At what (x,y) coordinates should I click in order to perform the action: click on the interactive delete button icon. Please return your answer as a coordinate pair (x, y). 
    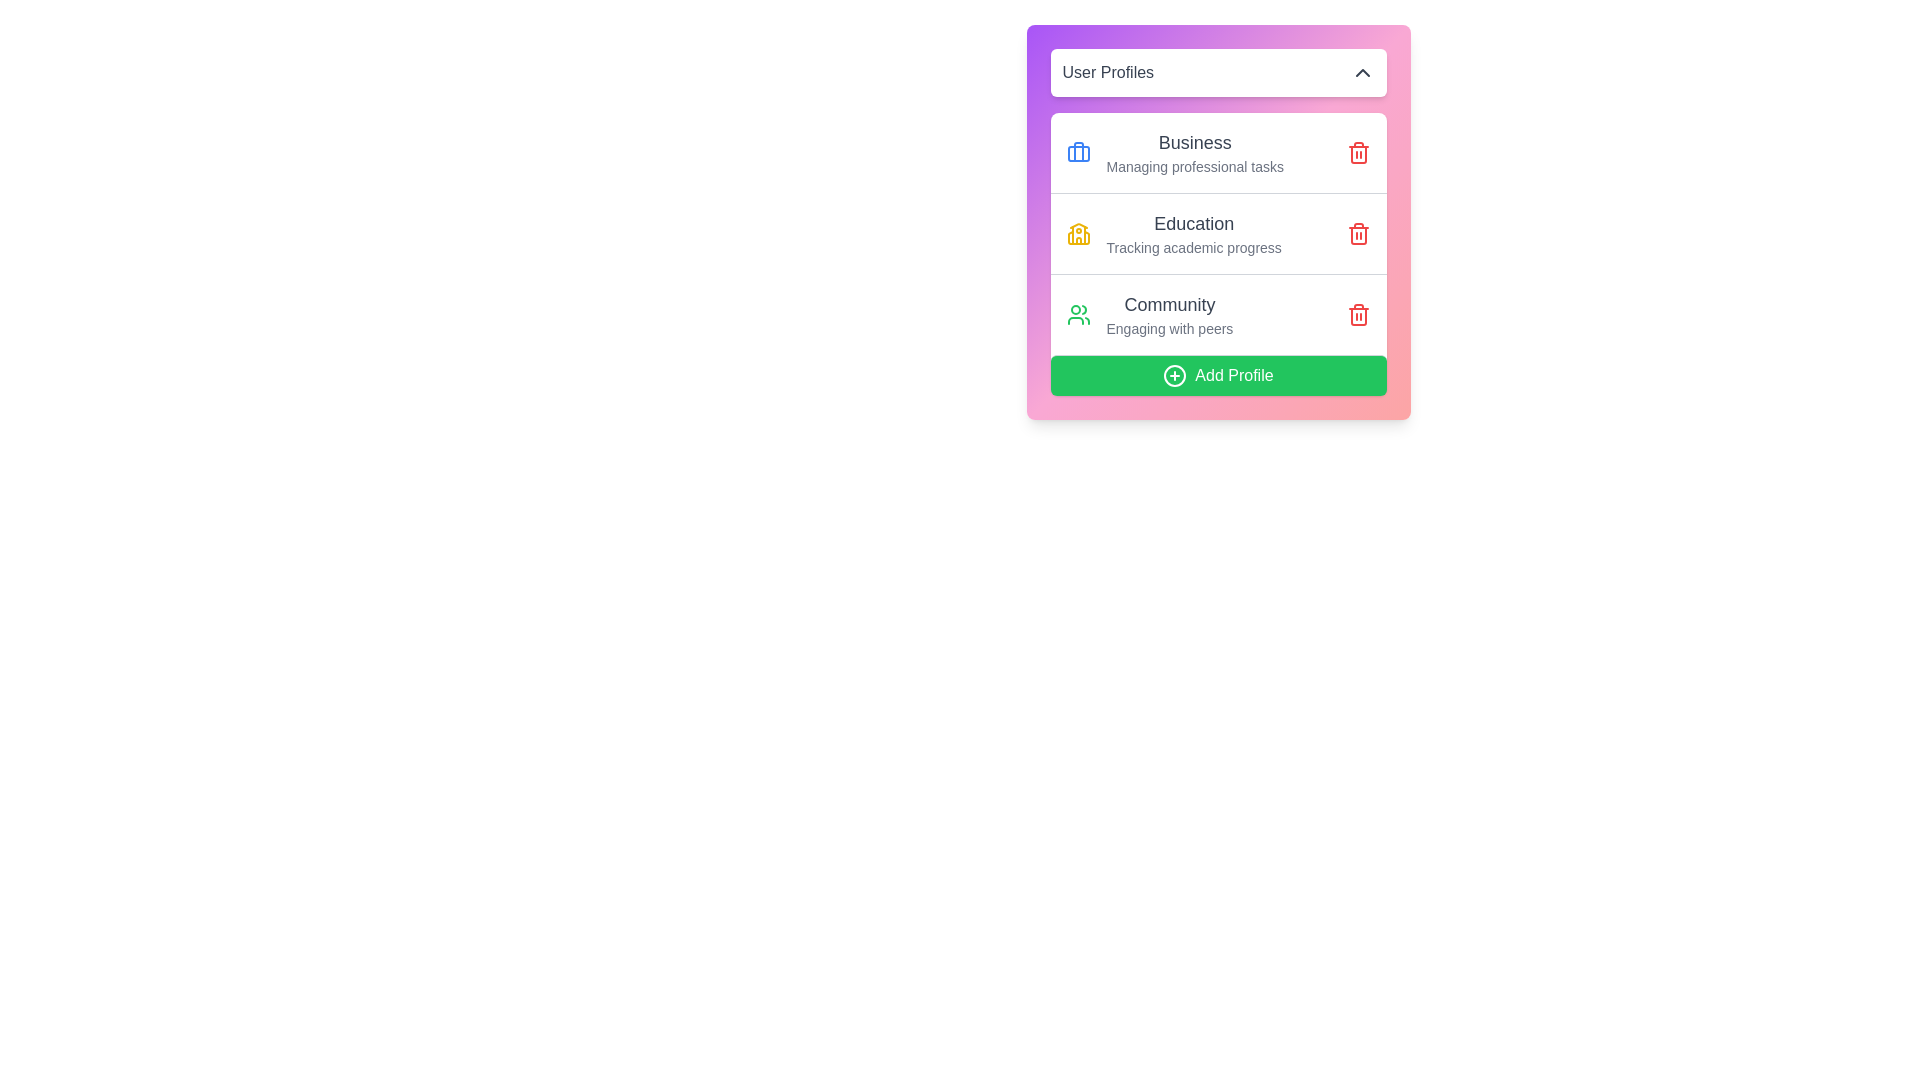
    Looking at the image, I should click on (1358, 233).